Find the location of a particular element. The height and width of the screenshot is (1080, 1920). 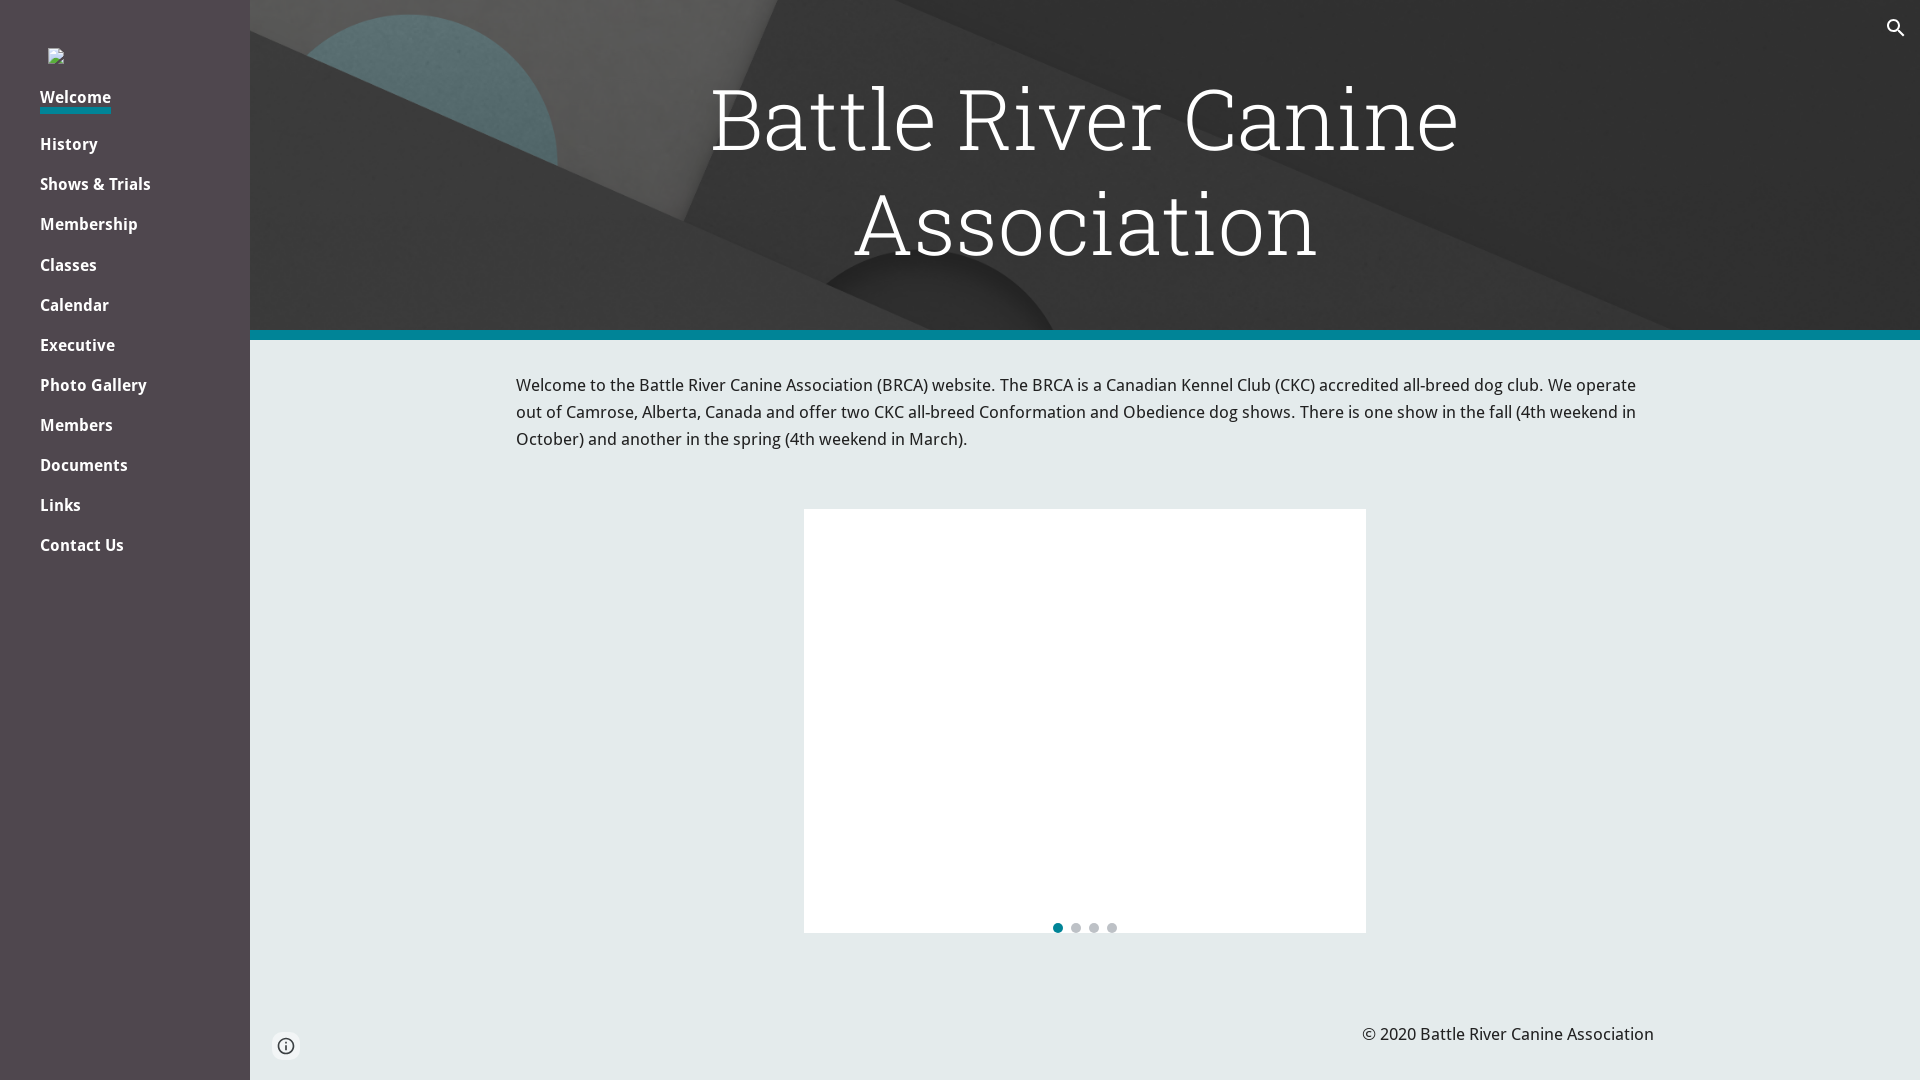

'Contact Us' is located at coordinates (80, 545).